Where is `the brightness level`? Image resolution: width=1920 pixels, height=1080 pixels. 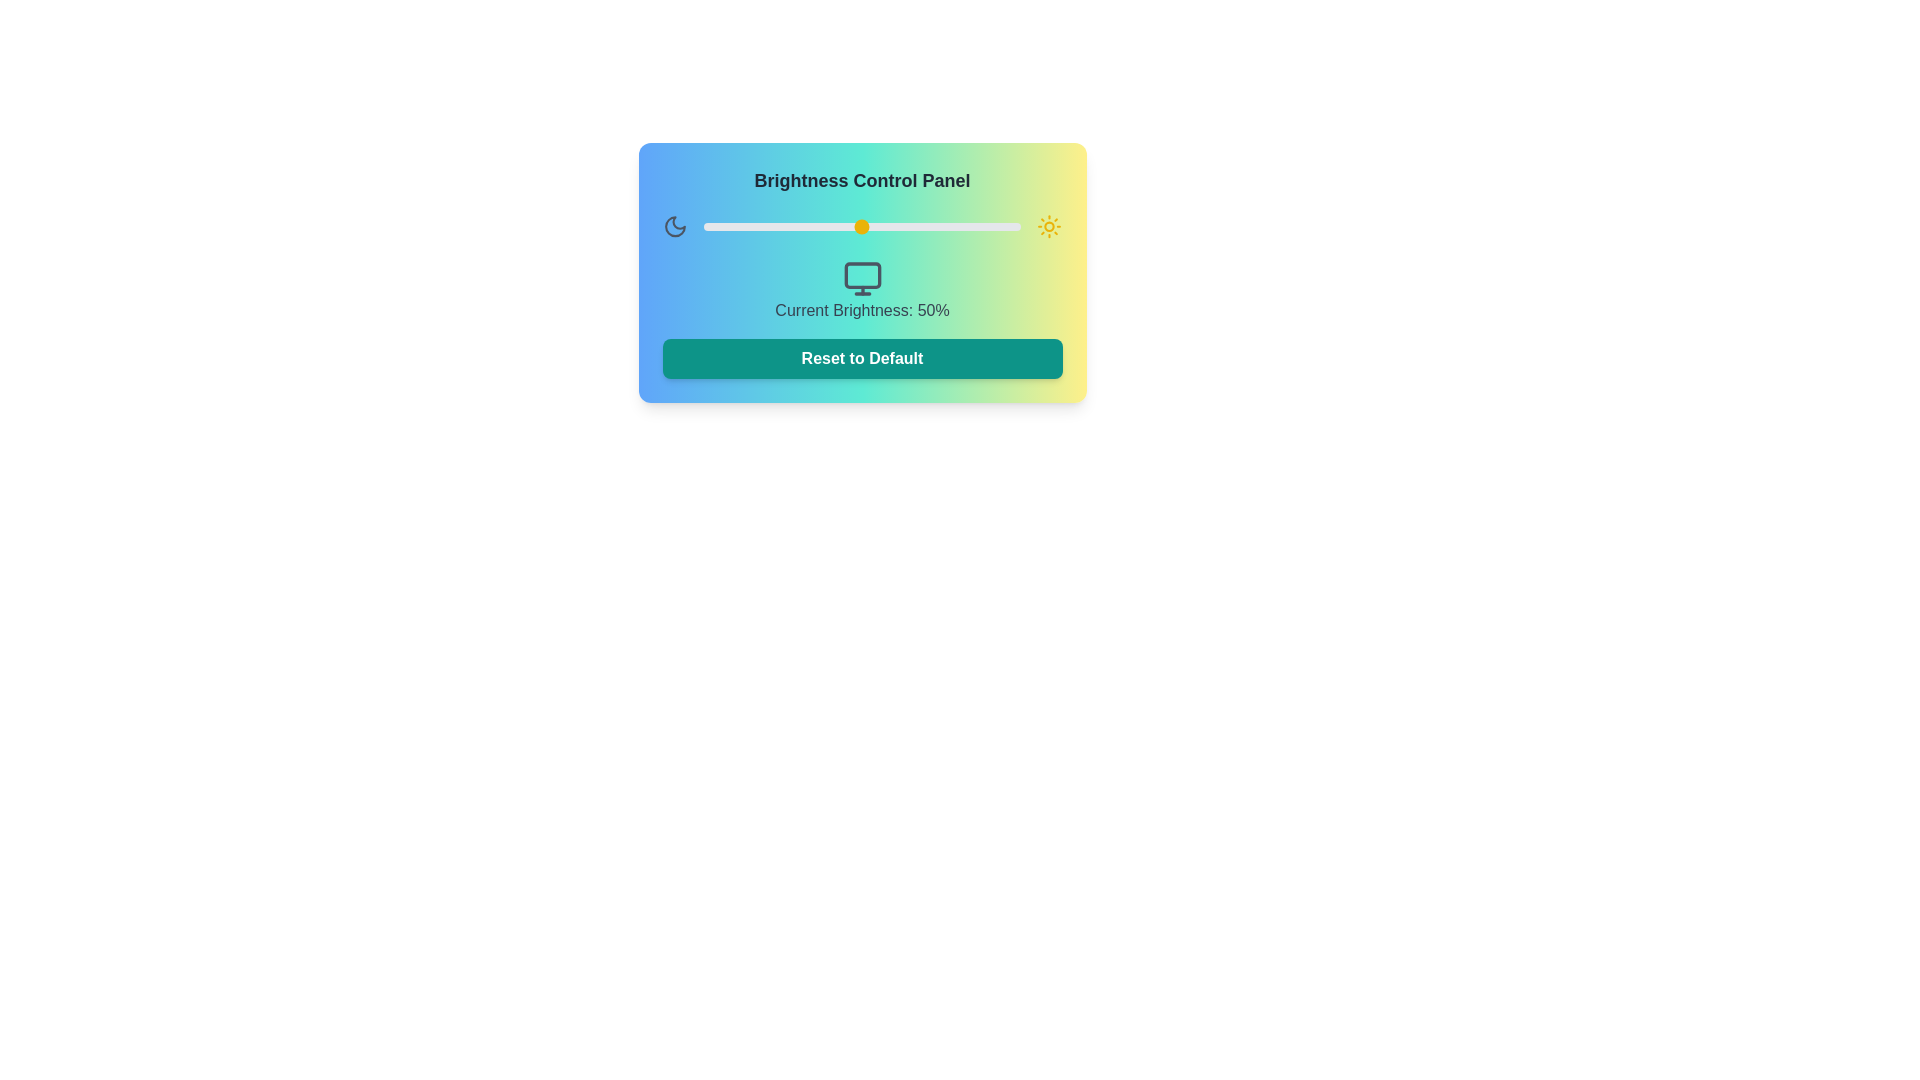
the brightness level is located at coordinates (875, 226).